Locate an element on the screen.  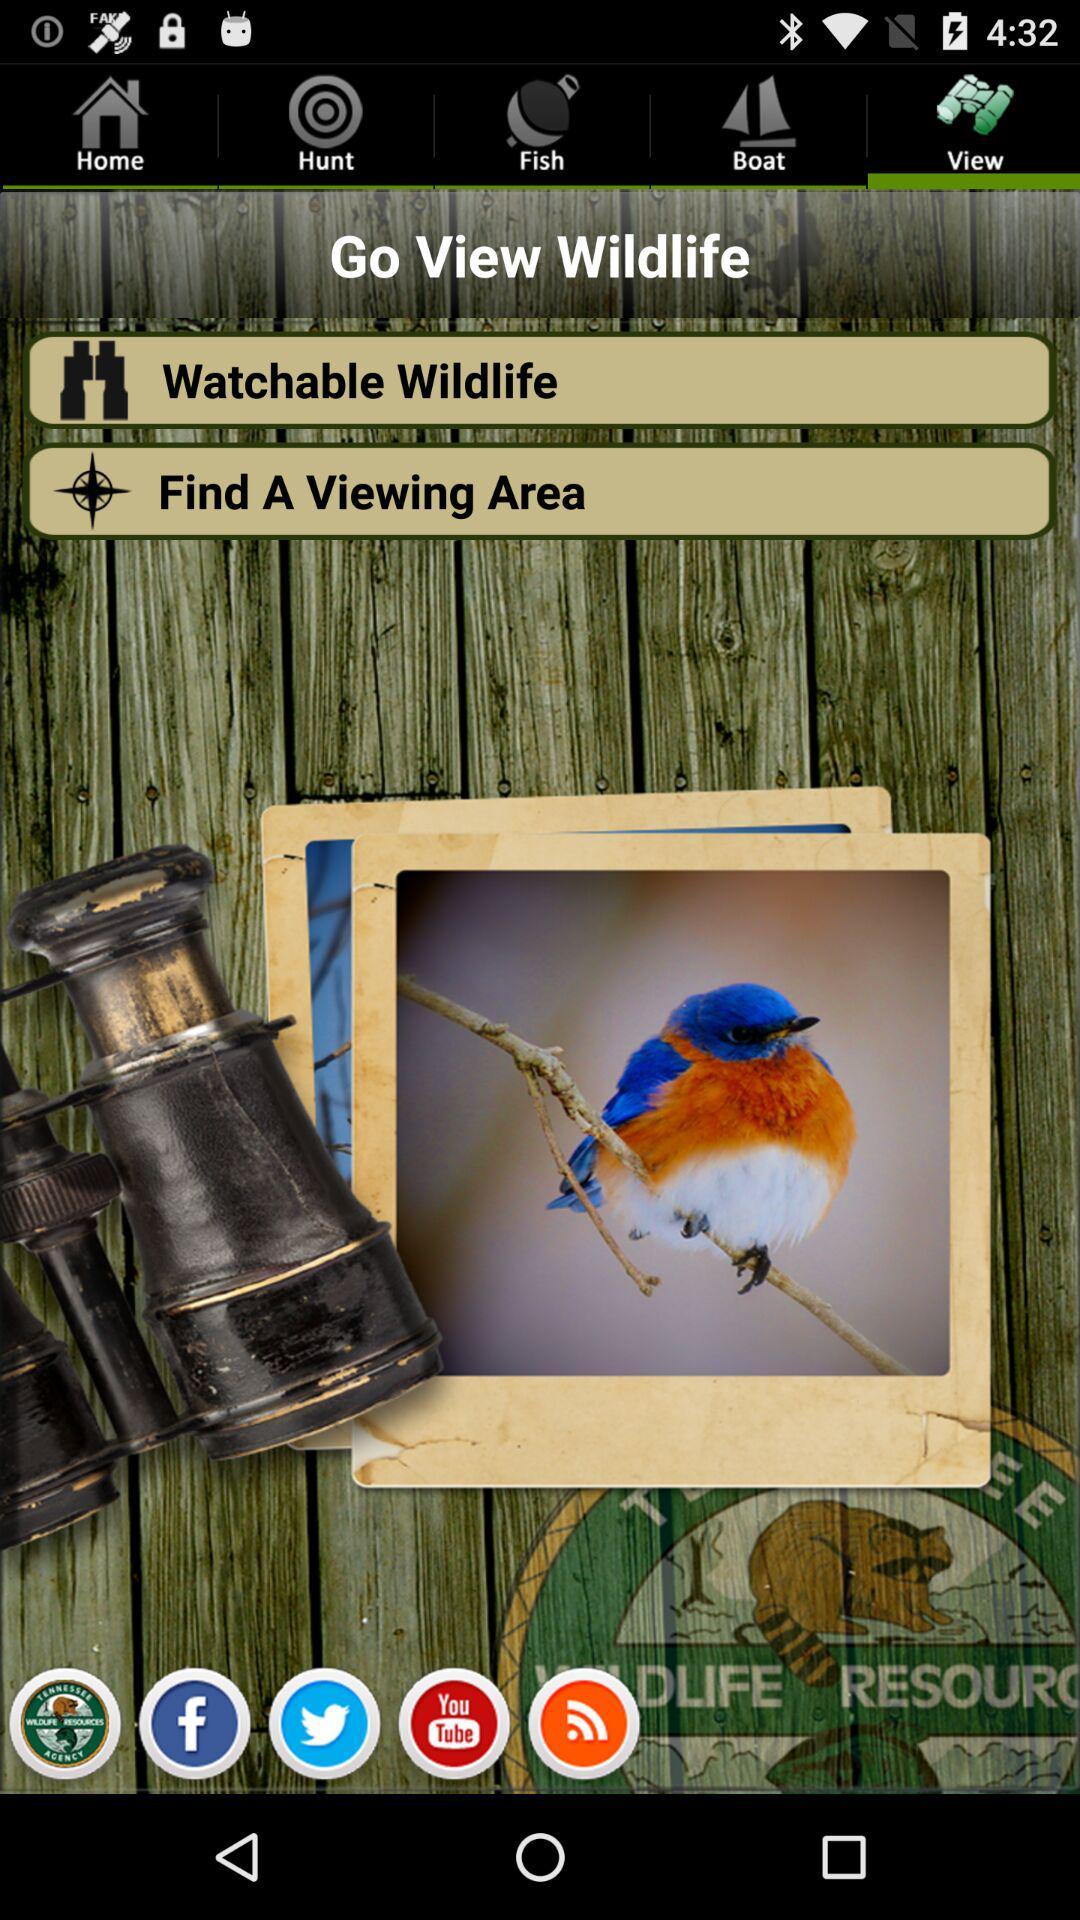
twitter is located at coordinates (323, 1728).